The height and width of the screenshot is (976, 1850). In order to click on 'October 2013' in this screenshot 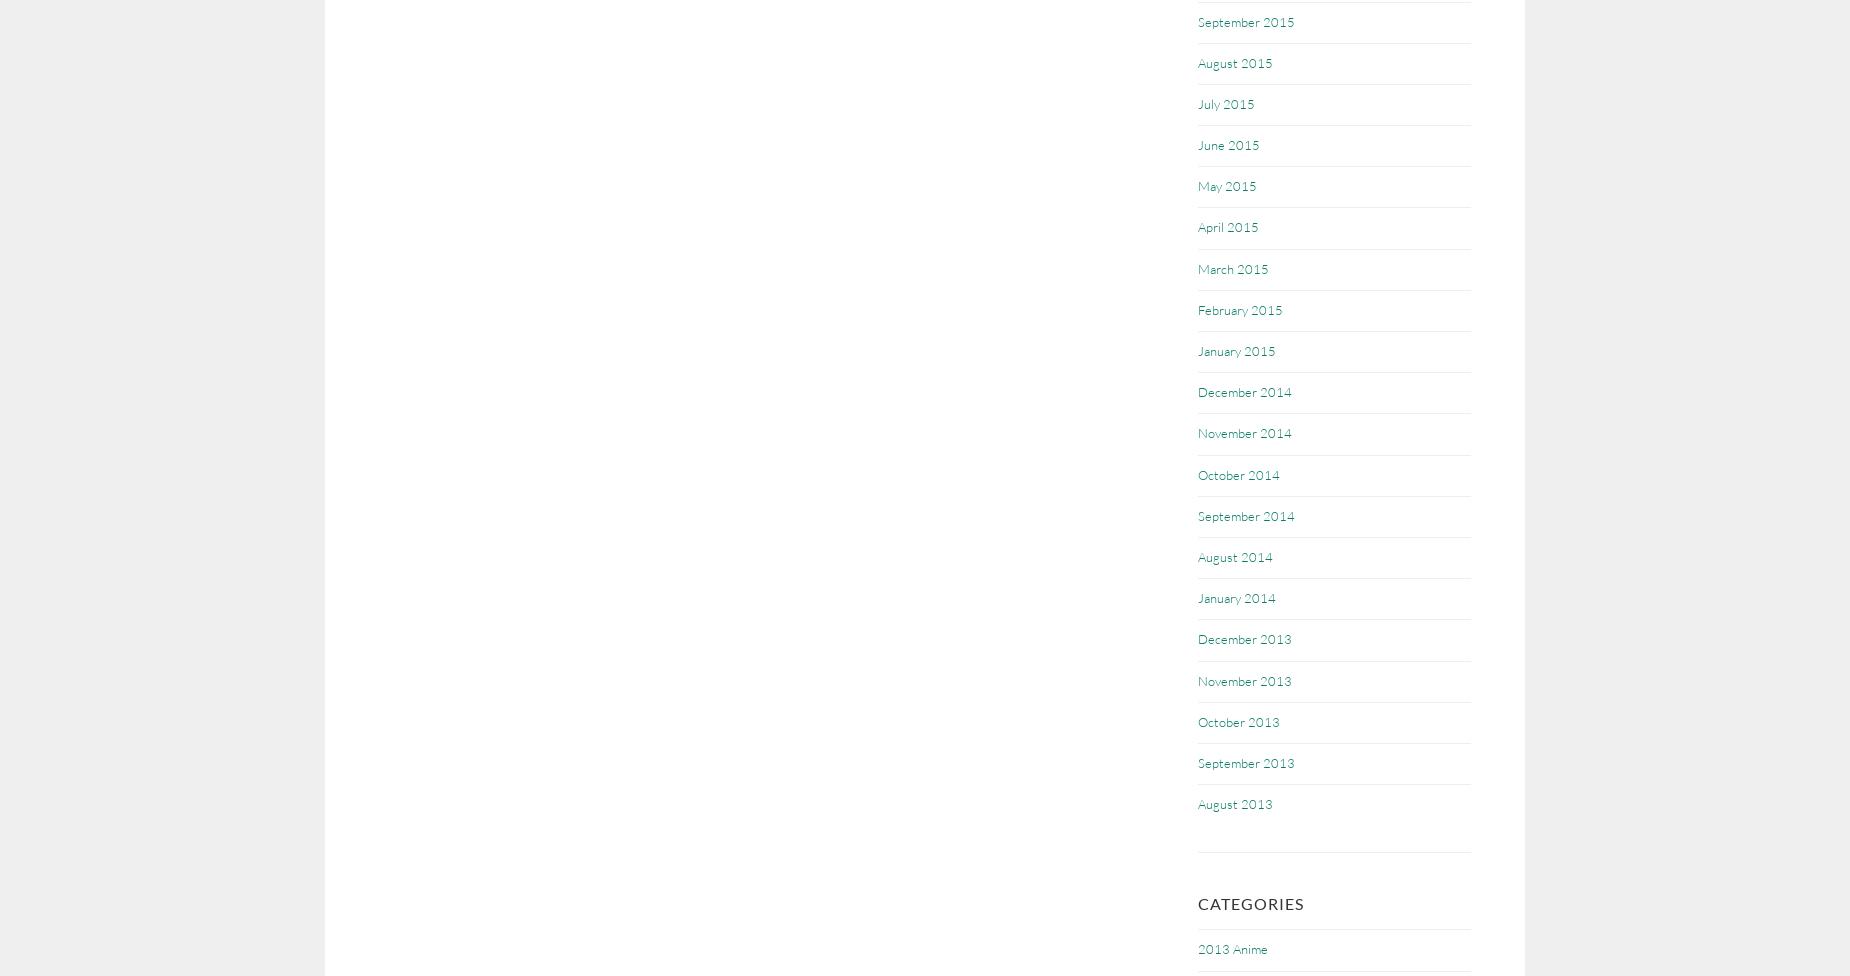, I will do `click(1237, 719)`.